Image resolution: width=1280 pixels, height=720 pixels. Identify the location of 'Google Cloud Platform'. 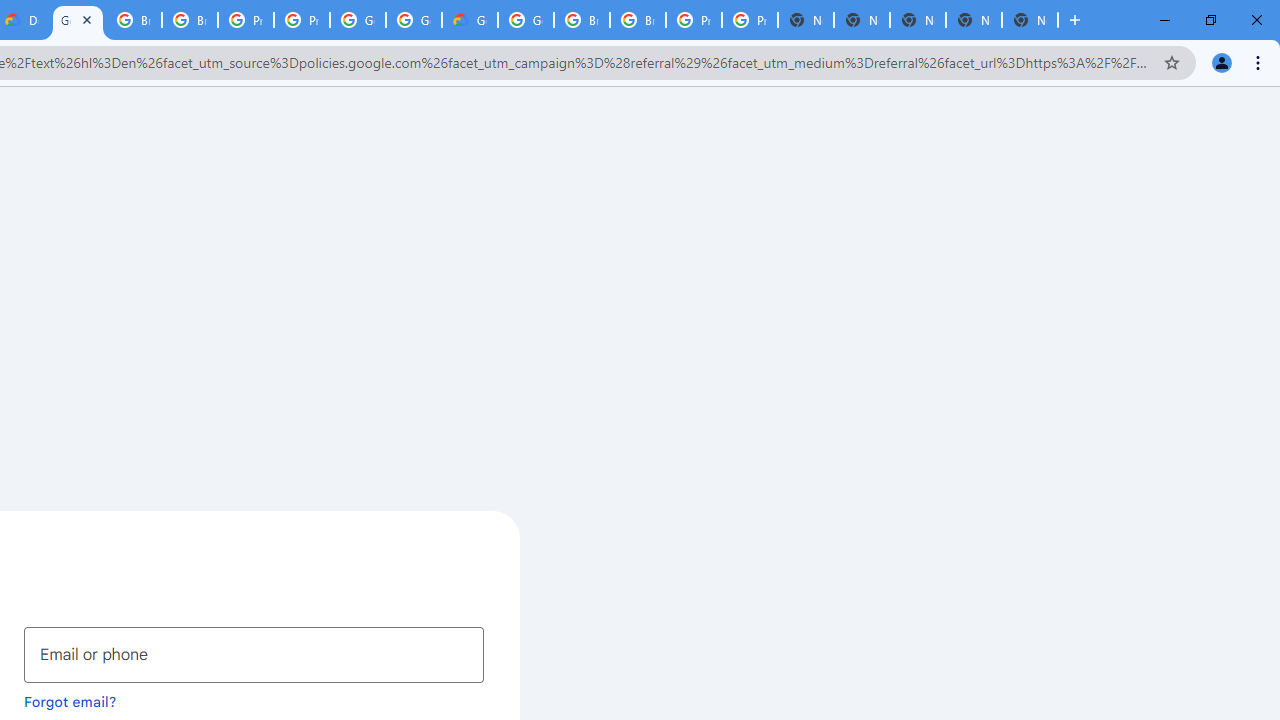
(413, 20).